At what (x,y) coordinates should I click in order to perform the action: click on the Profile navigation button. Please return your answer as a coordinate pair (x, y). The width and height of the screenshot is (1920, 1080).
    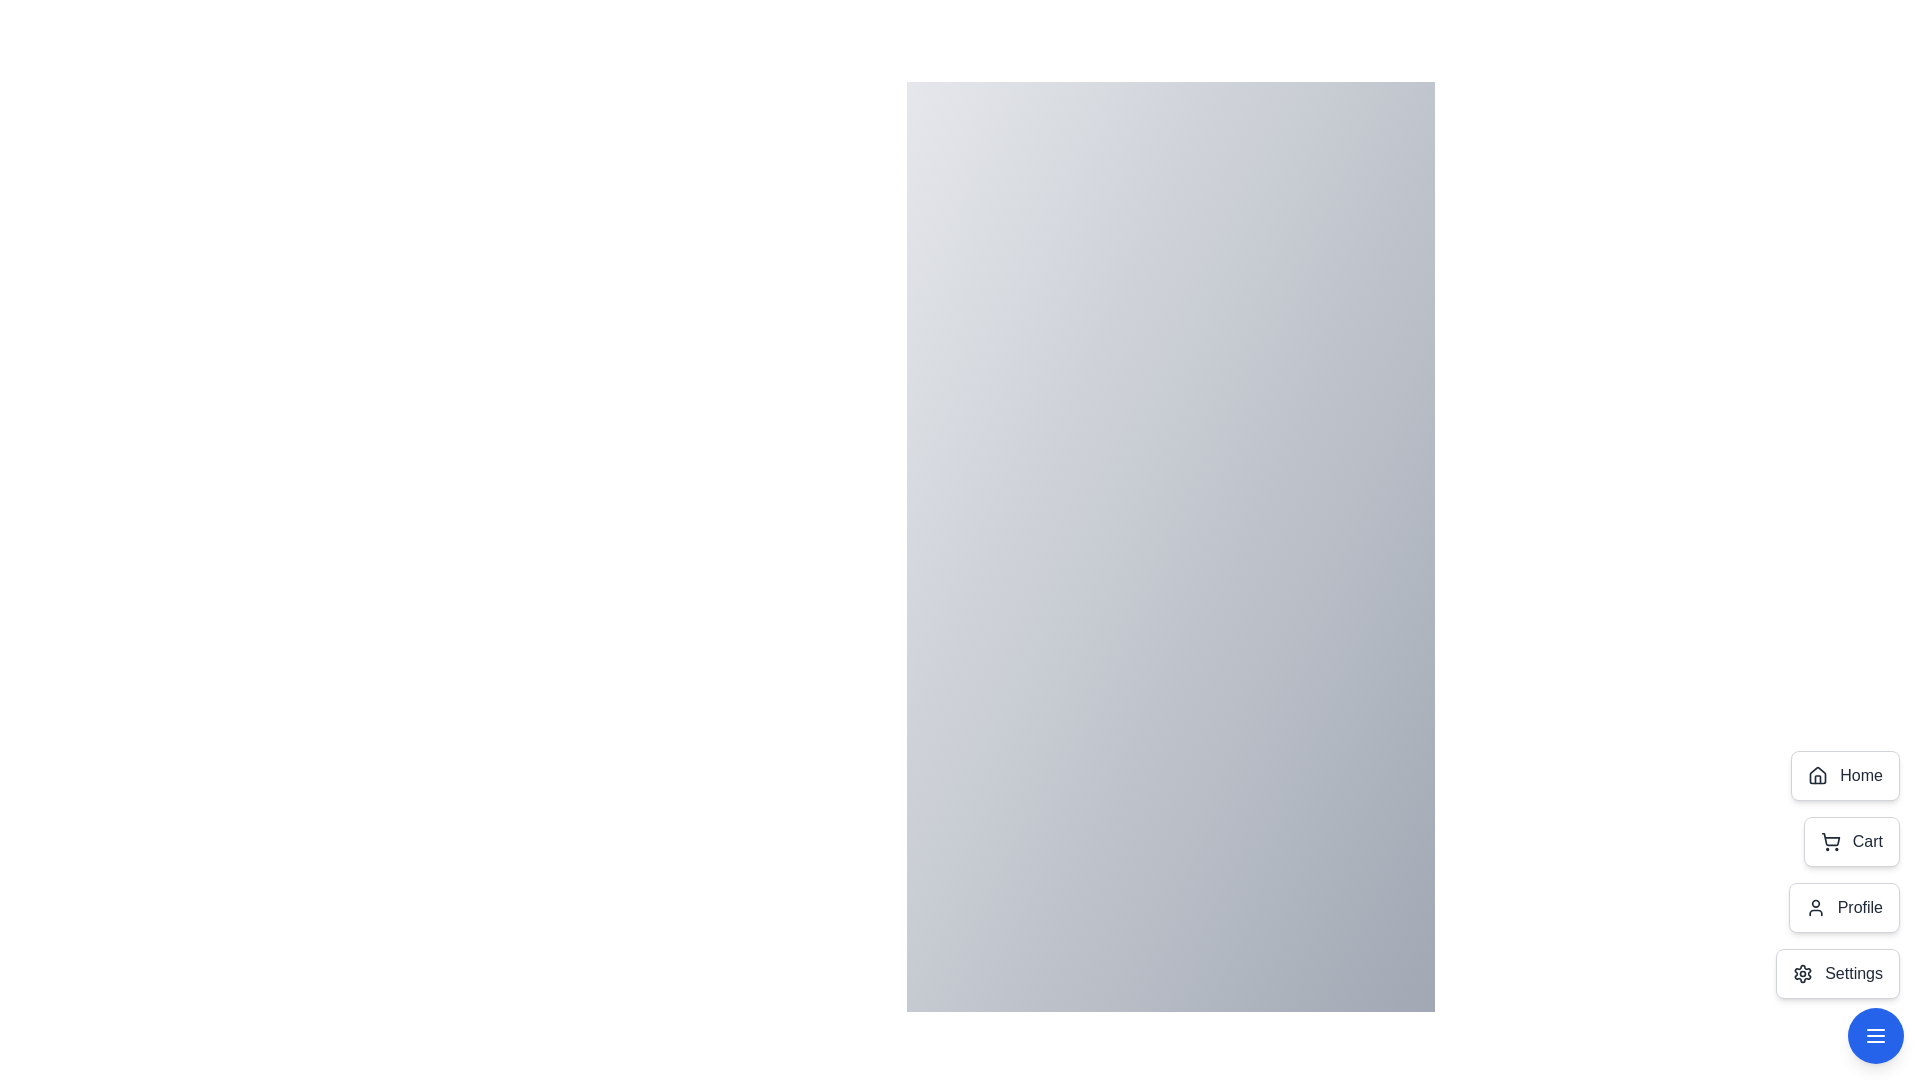
    Looking at the image, I should click on (1843, 907).